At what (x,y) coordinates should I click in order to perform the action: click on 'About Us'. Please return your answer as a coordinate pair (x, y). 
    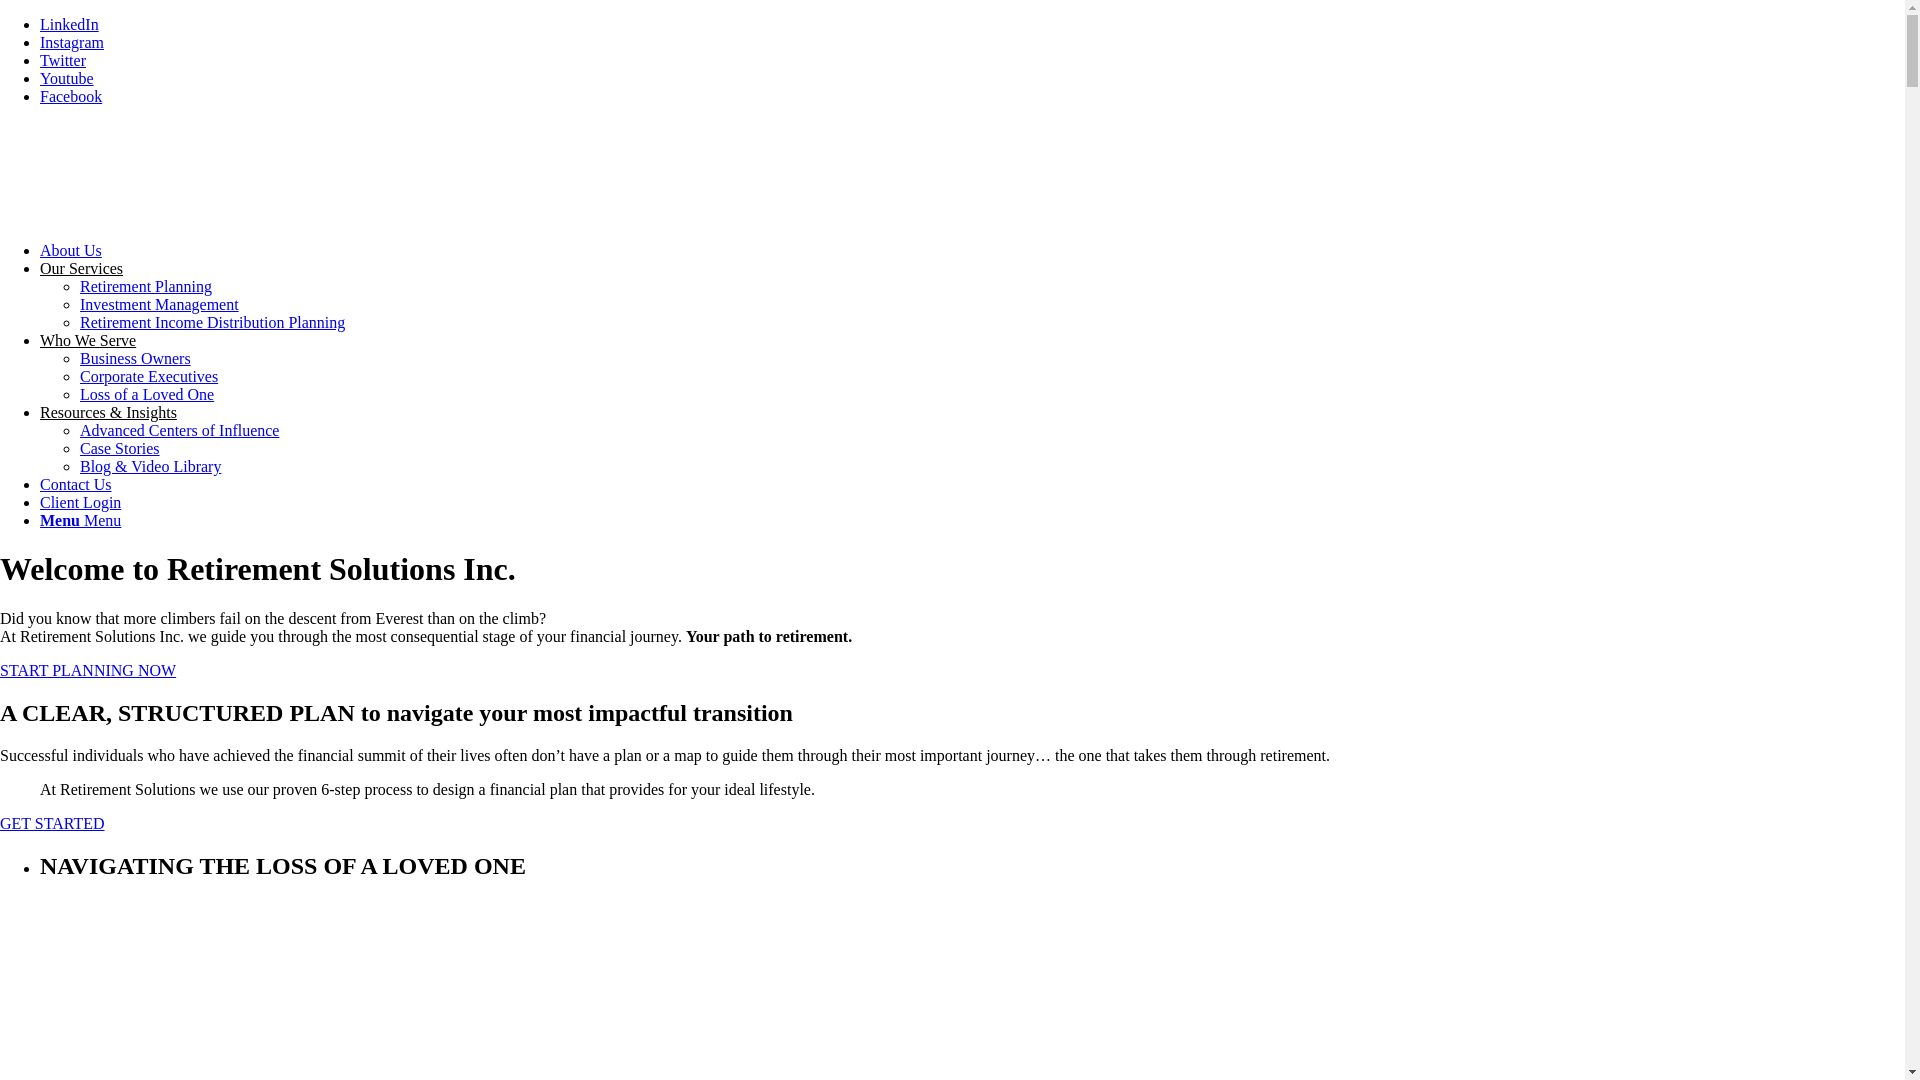
    Looking at the image, I should click on (71, 249).